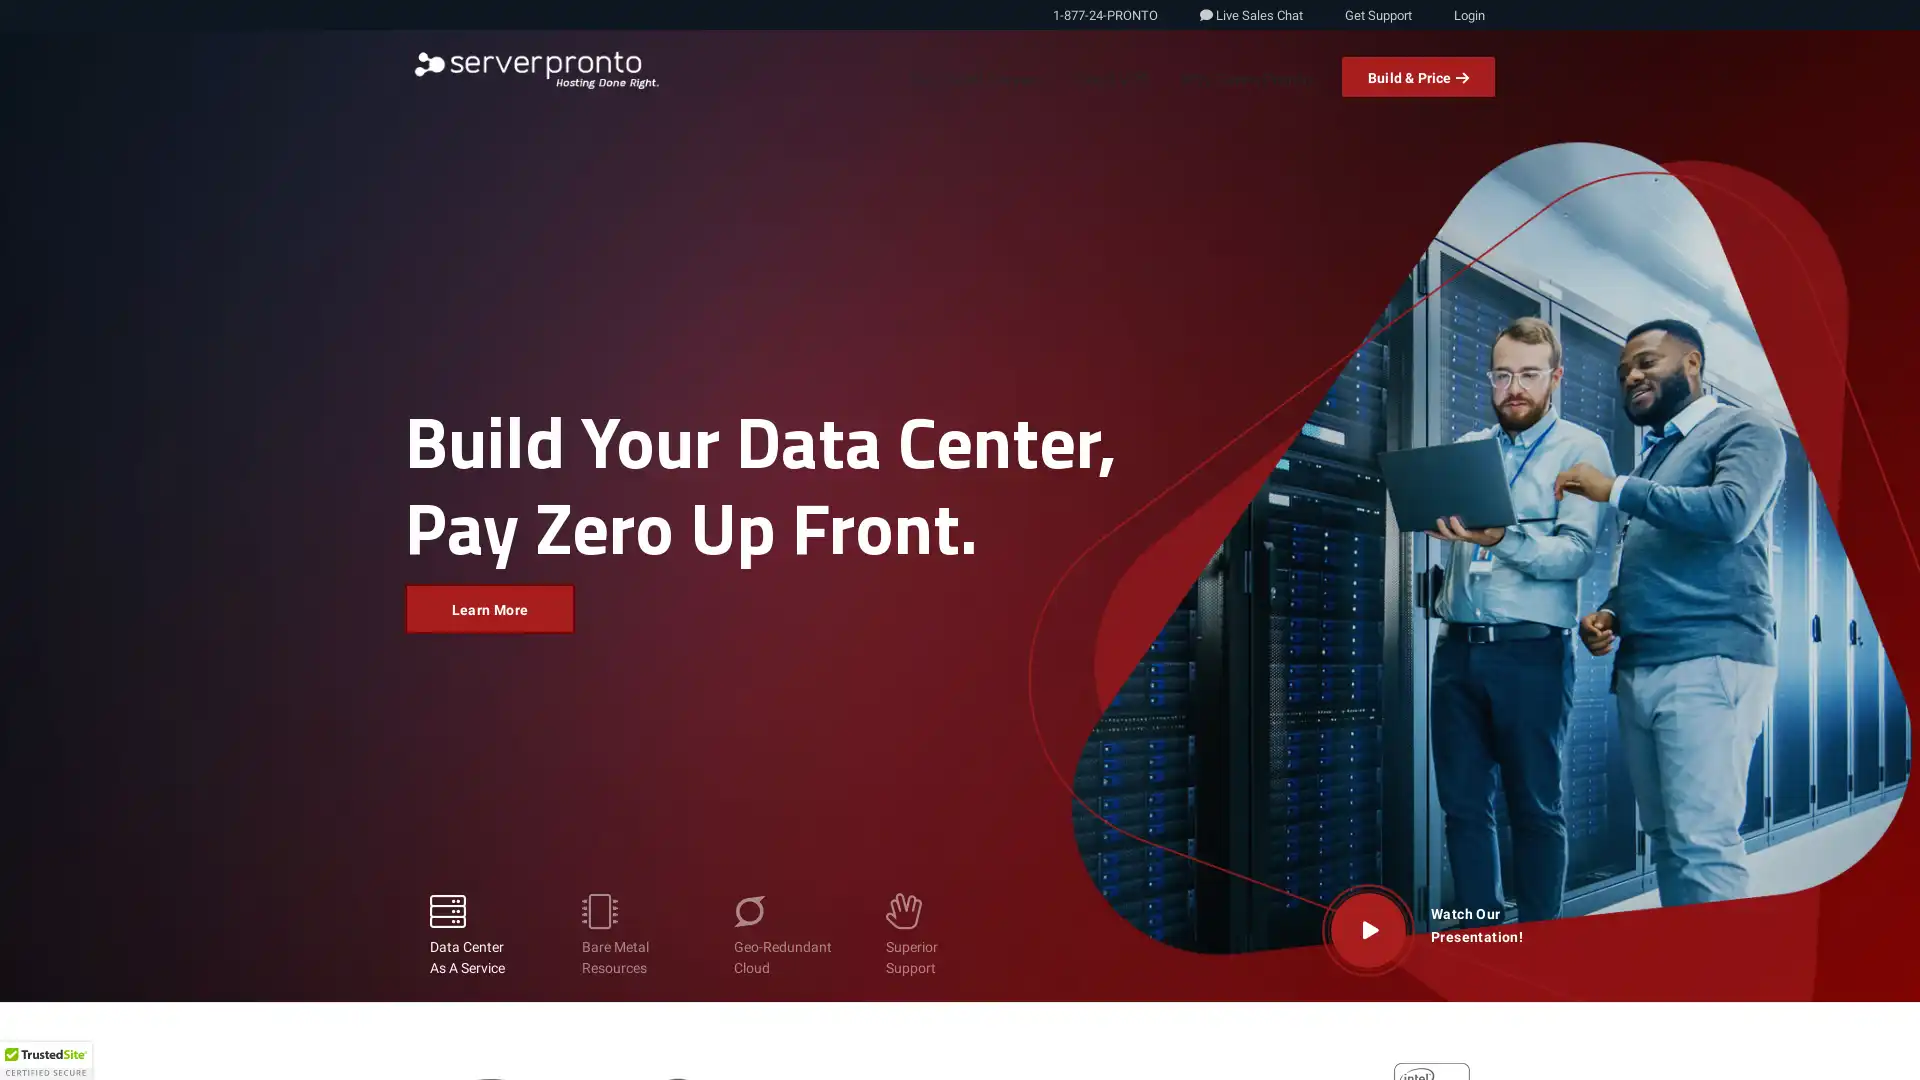 The height and width of the screenshot is (1080, 1920). Describe the element at coordinates (631, 936) in the screenshot. I see `Bare Metal Resources` at that location.